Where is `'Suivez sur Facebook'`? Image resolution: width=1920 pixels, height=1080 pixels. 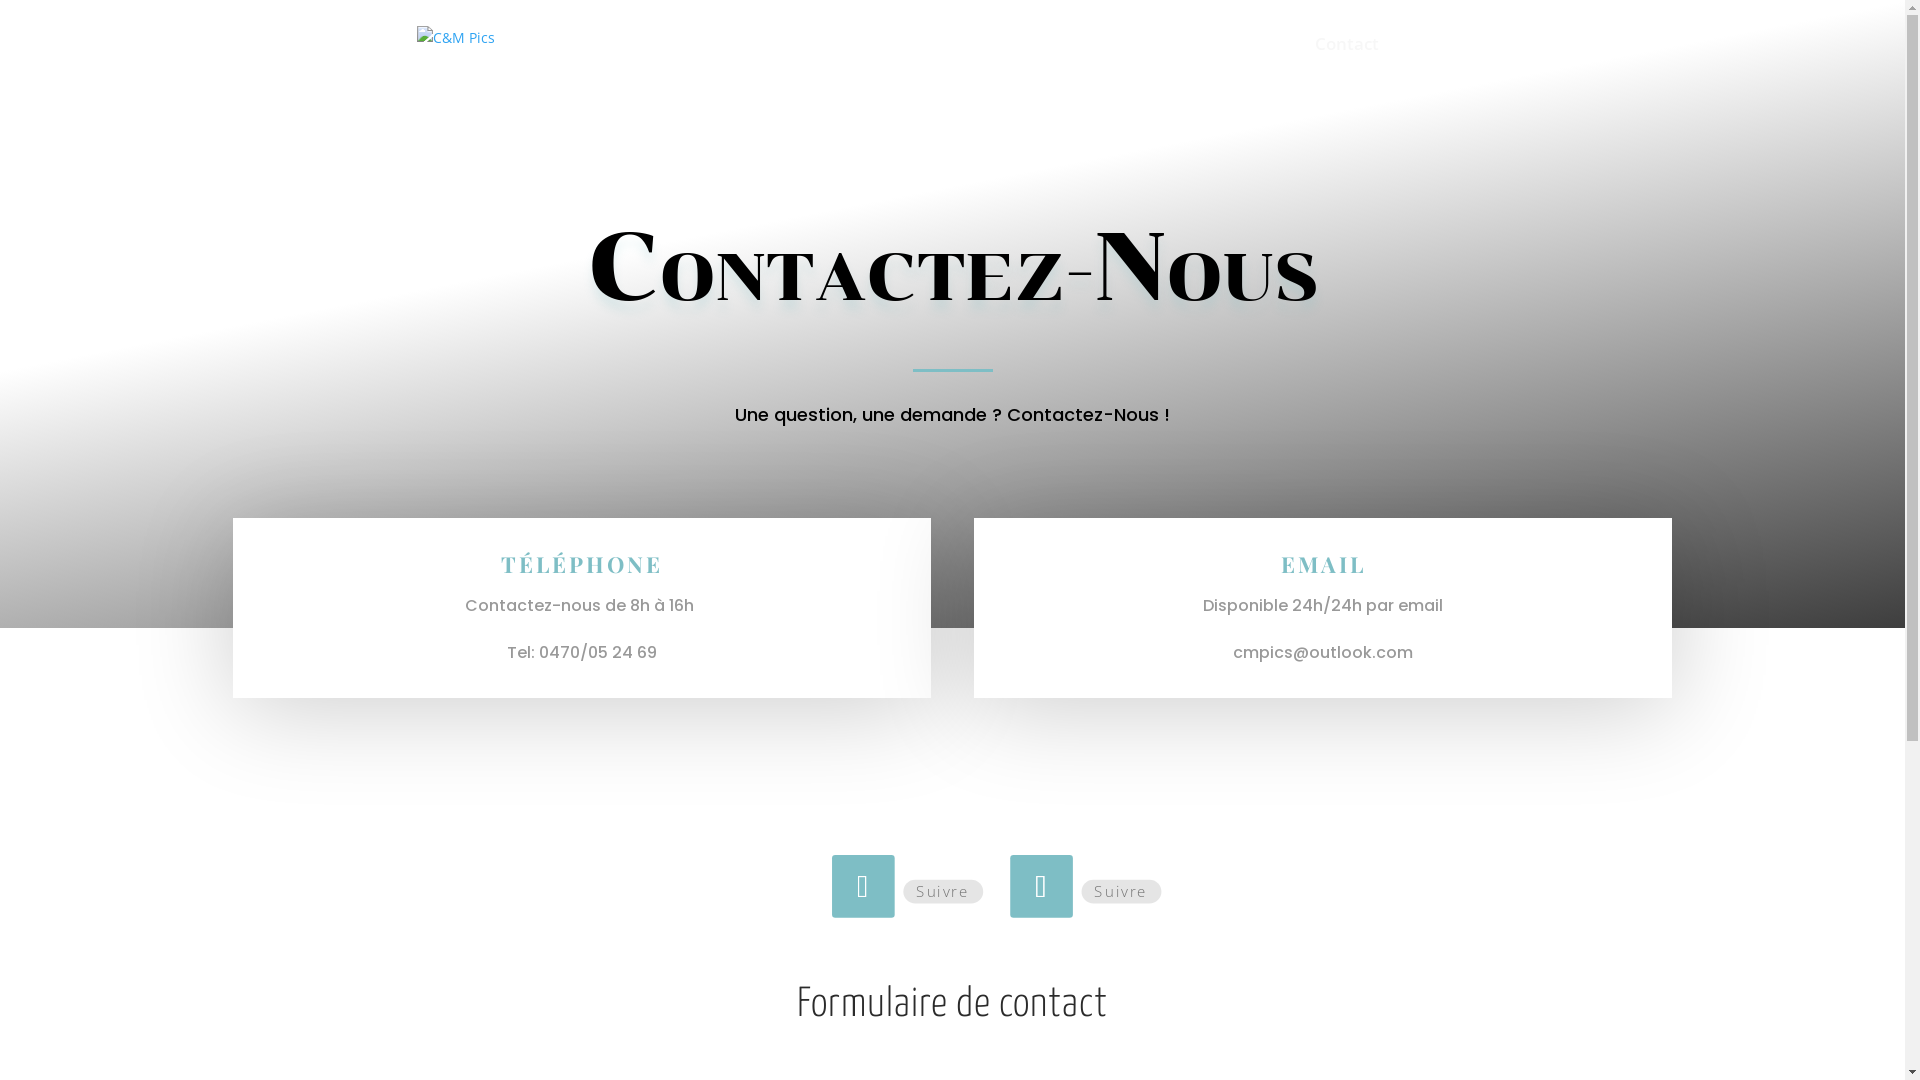
'Suivez sur Facebook' is located at coordinates (859, 882).